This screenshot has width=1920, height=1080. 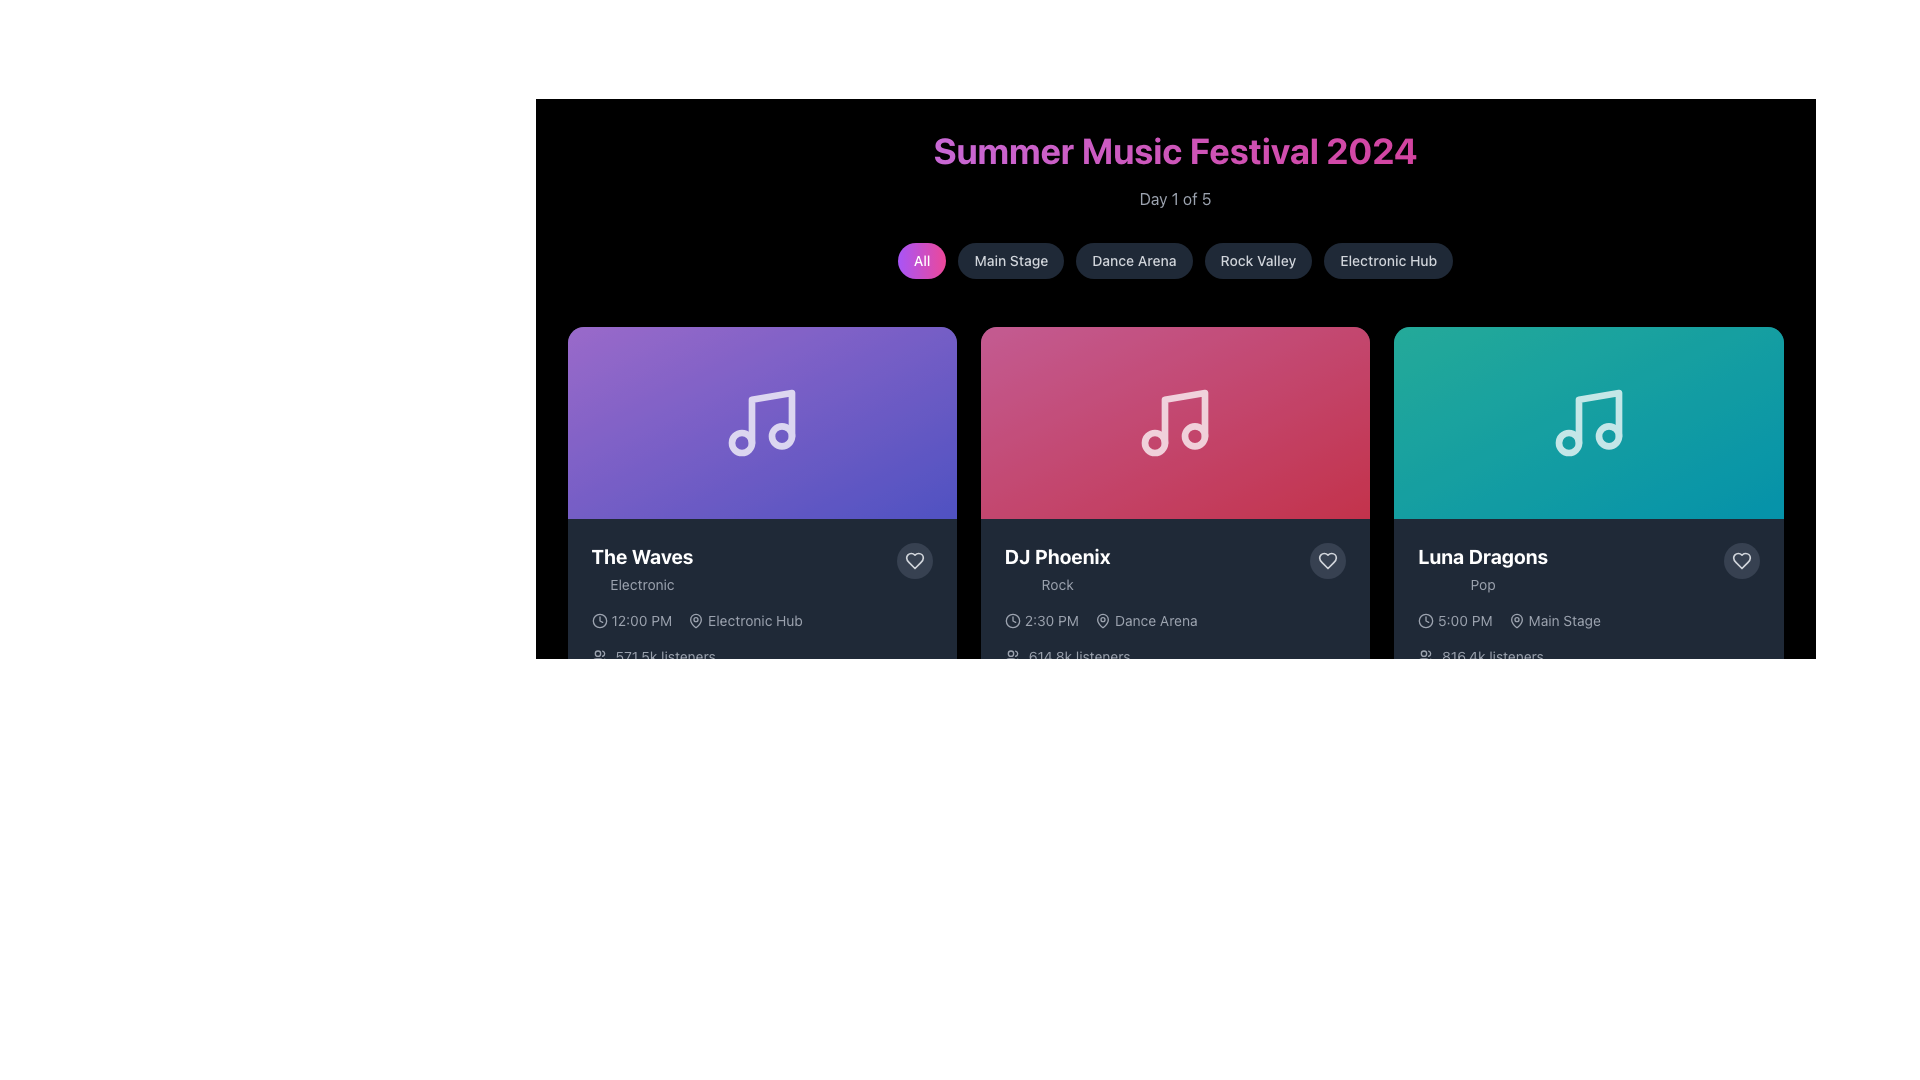 I want to click on the text block indicating 'Luna Dragons' and 'Pop' for further options in the musical presentation card located at the bottom of the card layout, so click(x=1587, y=569).